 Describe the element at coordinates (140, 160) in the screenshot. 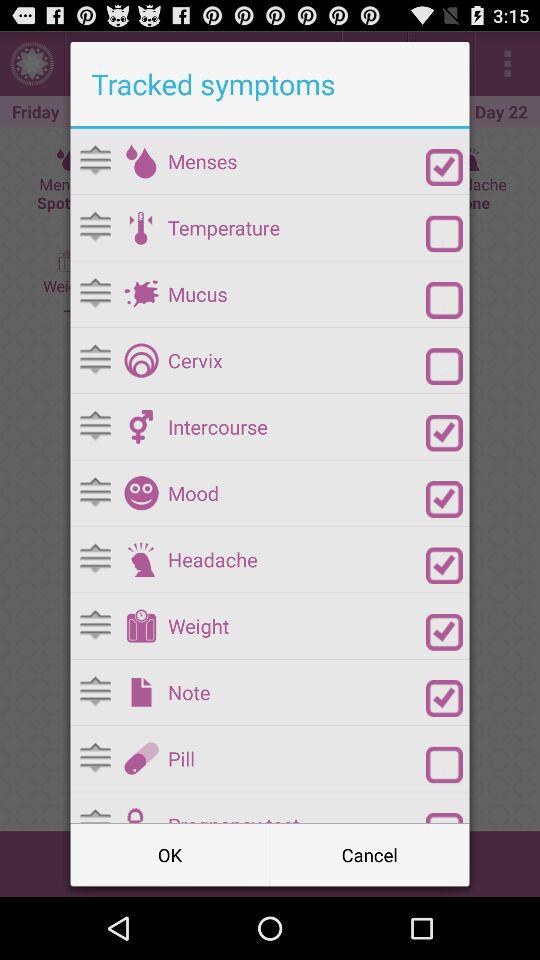

I see `choose this` at that location.